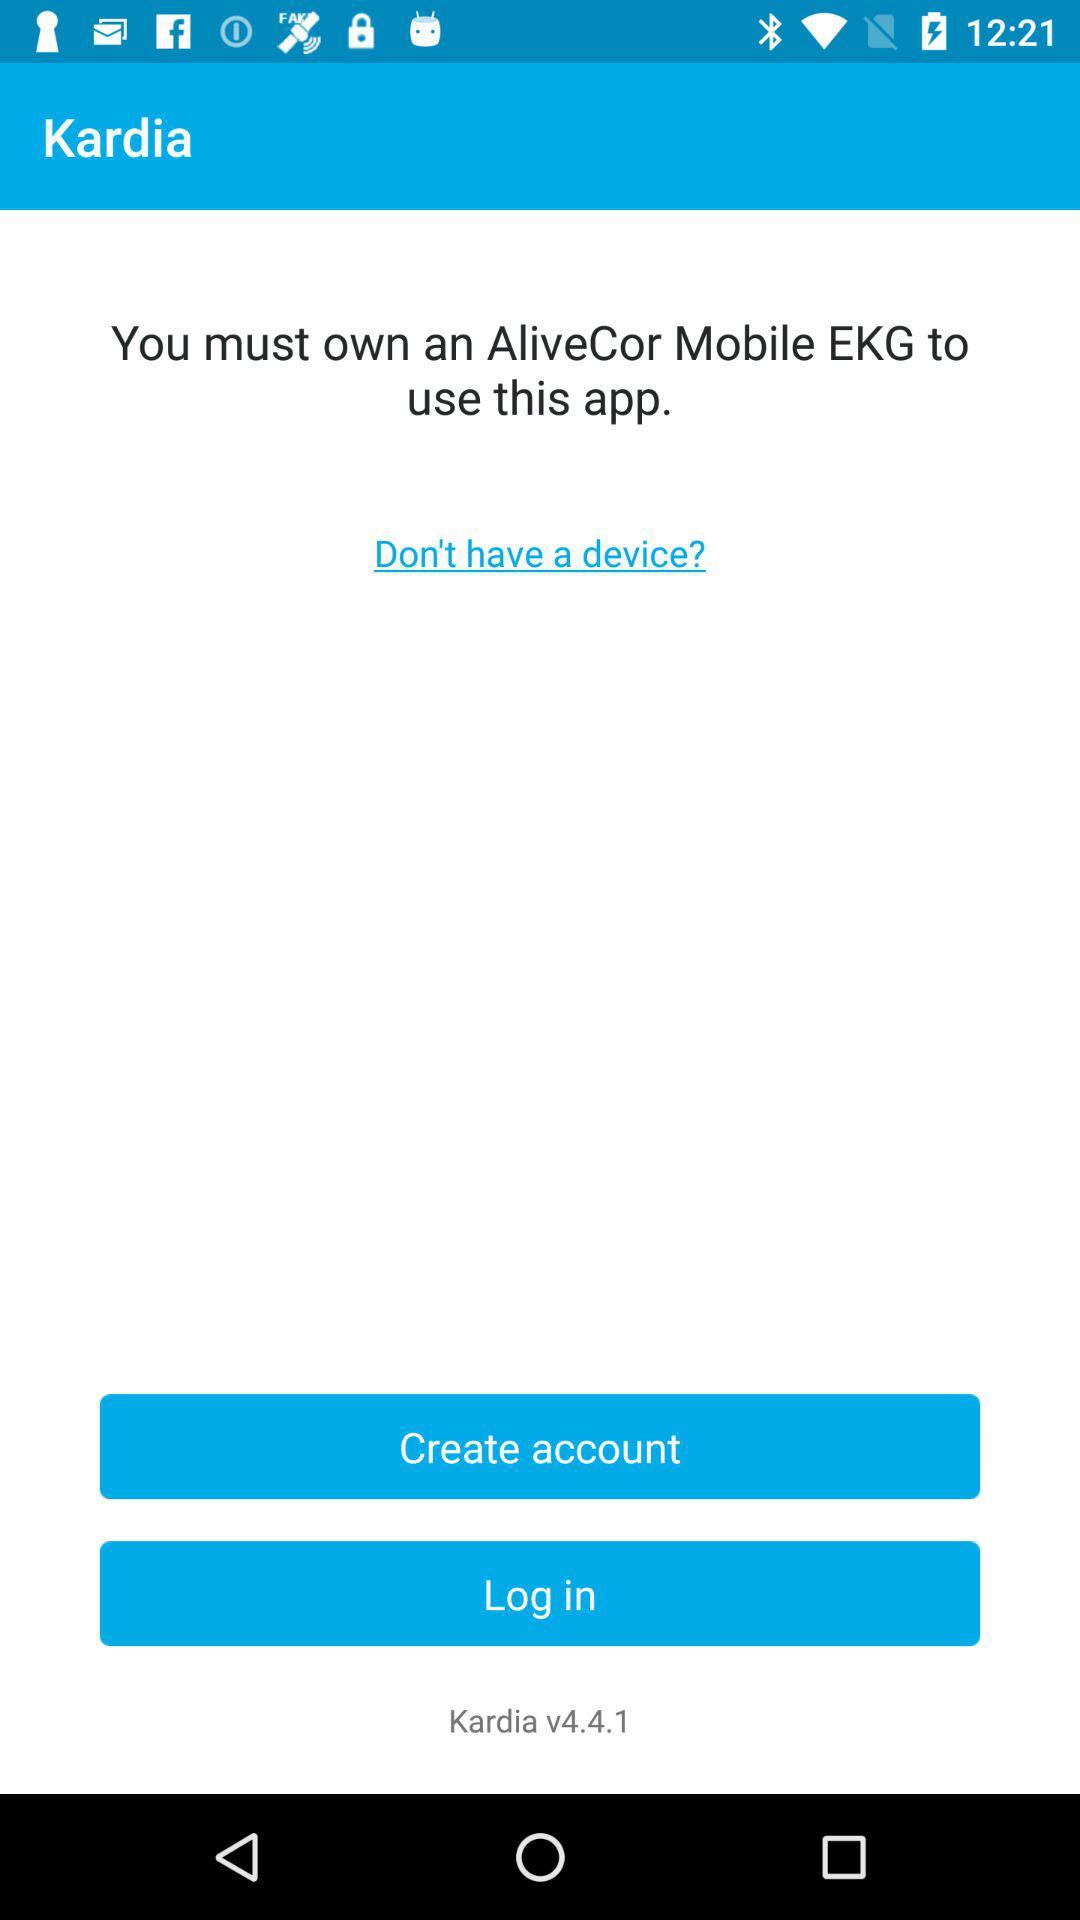  I want to click on icon below you must own icon, so click(540, 552).